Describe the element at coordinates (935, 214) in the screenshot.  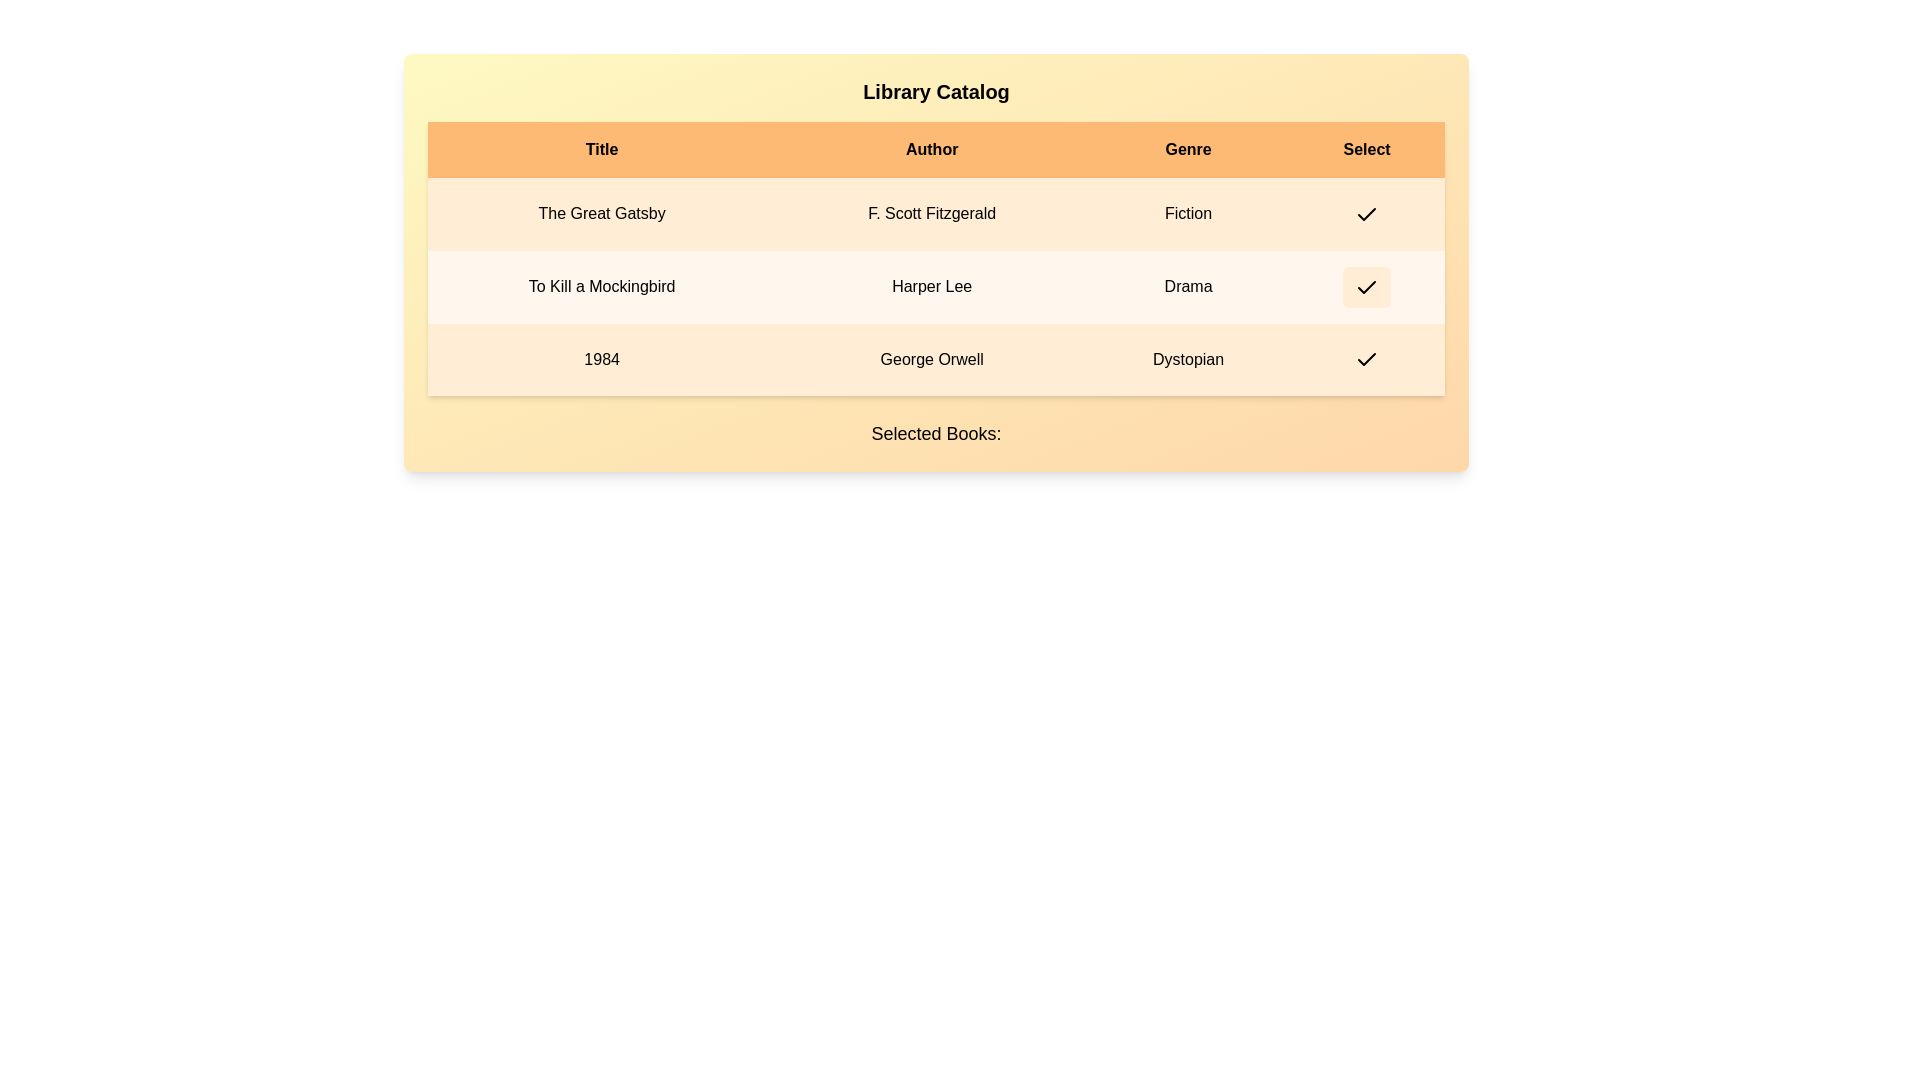
I see `the first row of the book details table containing 'The Great Gatsby'` at that location.